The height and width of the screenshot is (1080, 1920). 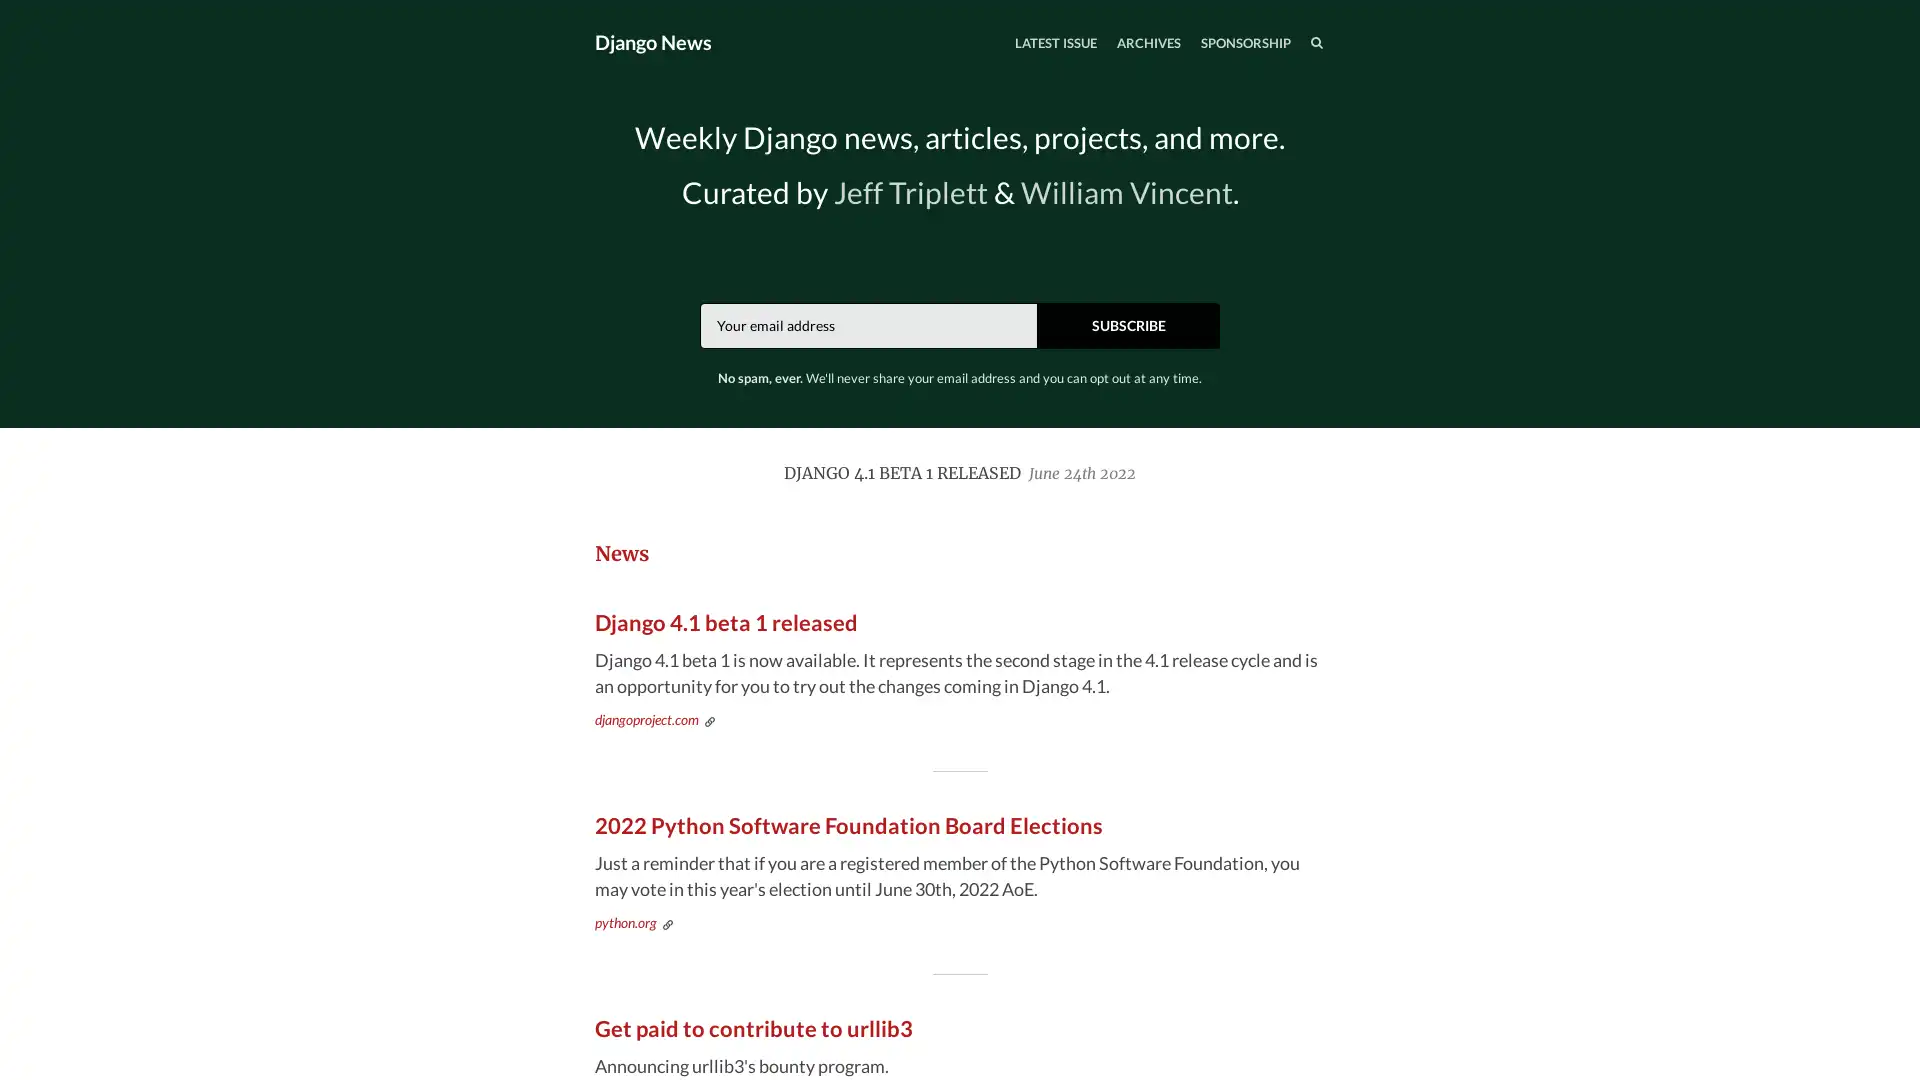 I want to click on SUBSCRIBE, so click(x=1128, y=323).